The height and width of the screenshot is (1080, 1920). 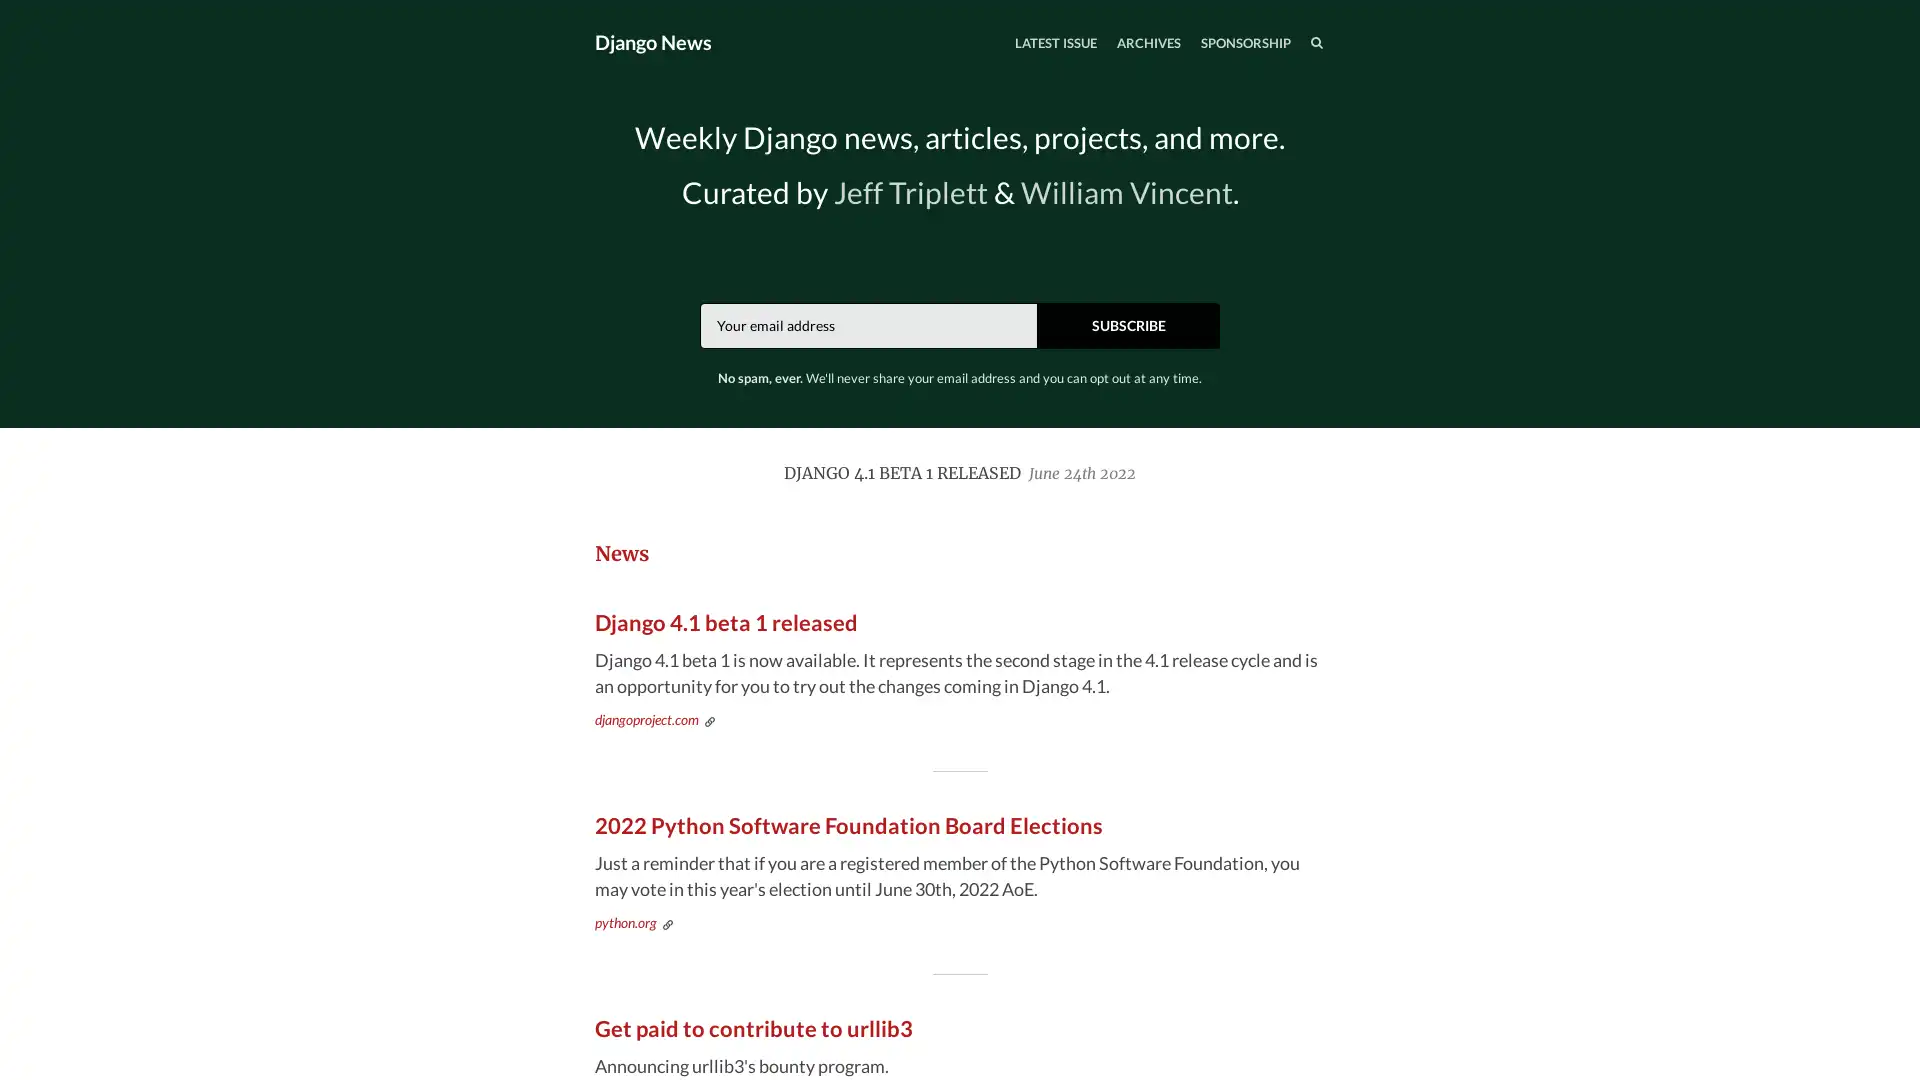 I want to click on SUBSCRIBE, so click(x=1128, y=323).